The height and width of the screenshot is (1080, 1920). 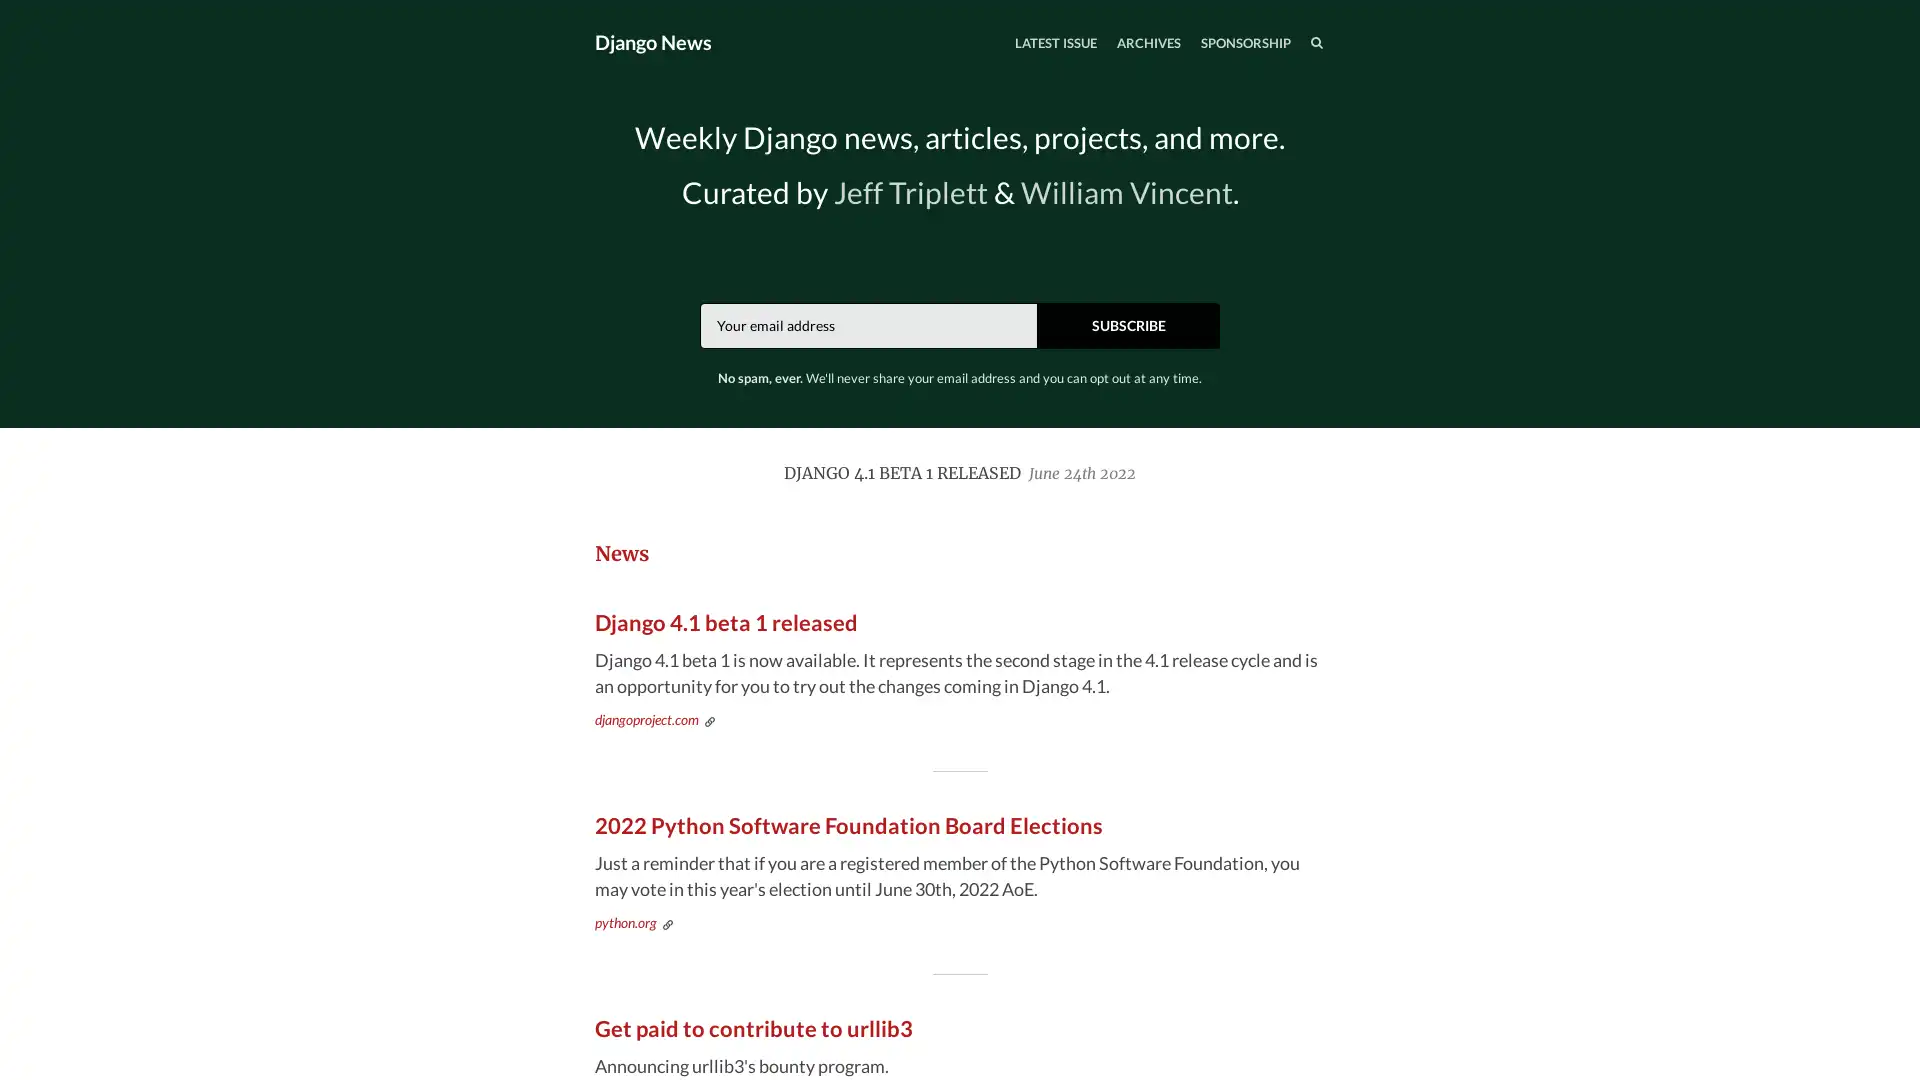 I want to click on SUBSCRIBE, so click(x=1128, y=323).